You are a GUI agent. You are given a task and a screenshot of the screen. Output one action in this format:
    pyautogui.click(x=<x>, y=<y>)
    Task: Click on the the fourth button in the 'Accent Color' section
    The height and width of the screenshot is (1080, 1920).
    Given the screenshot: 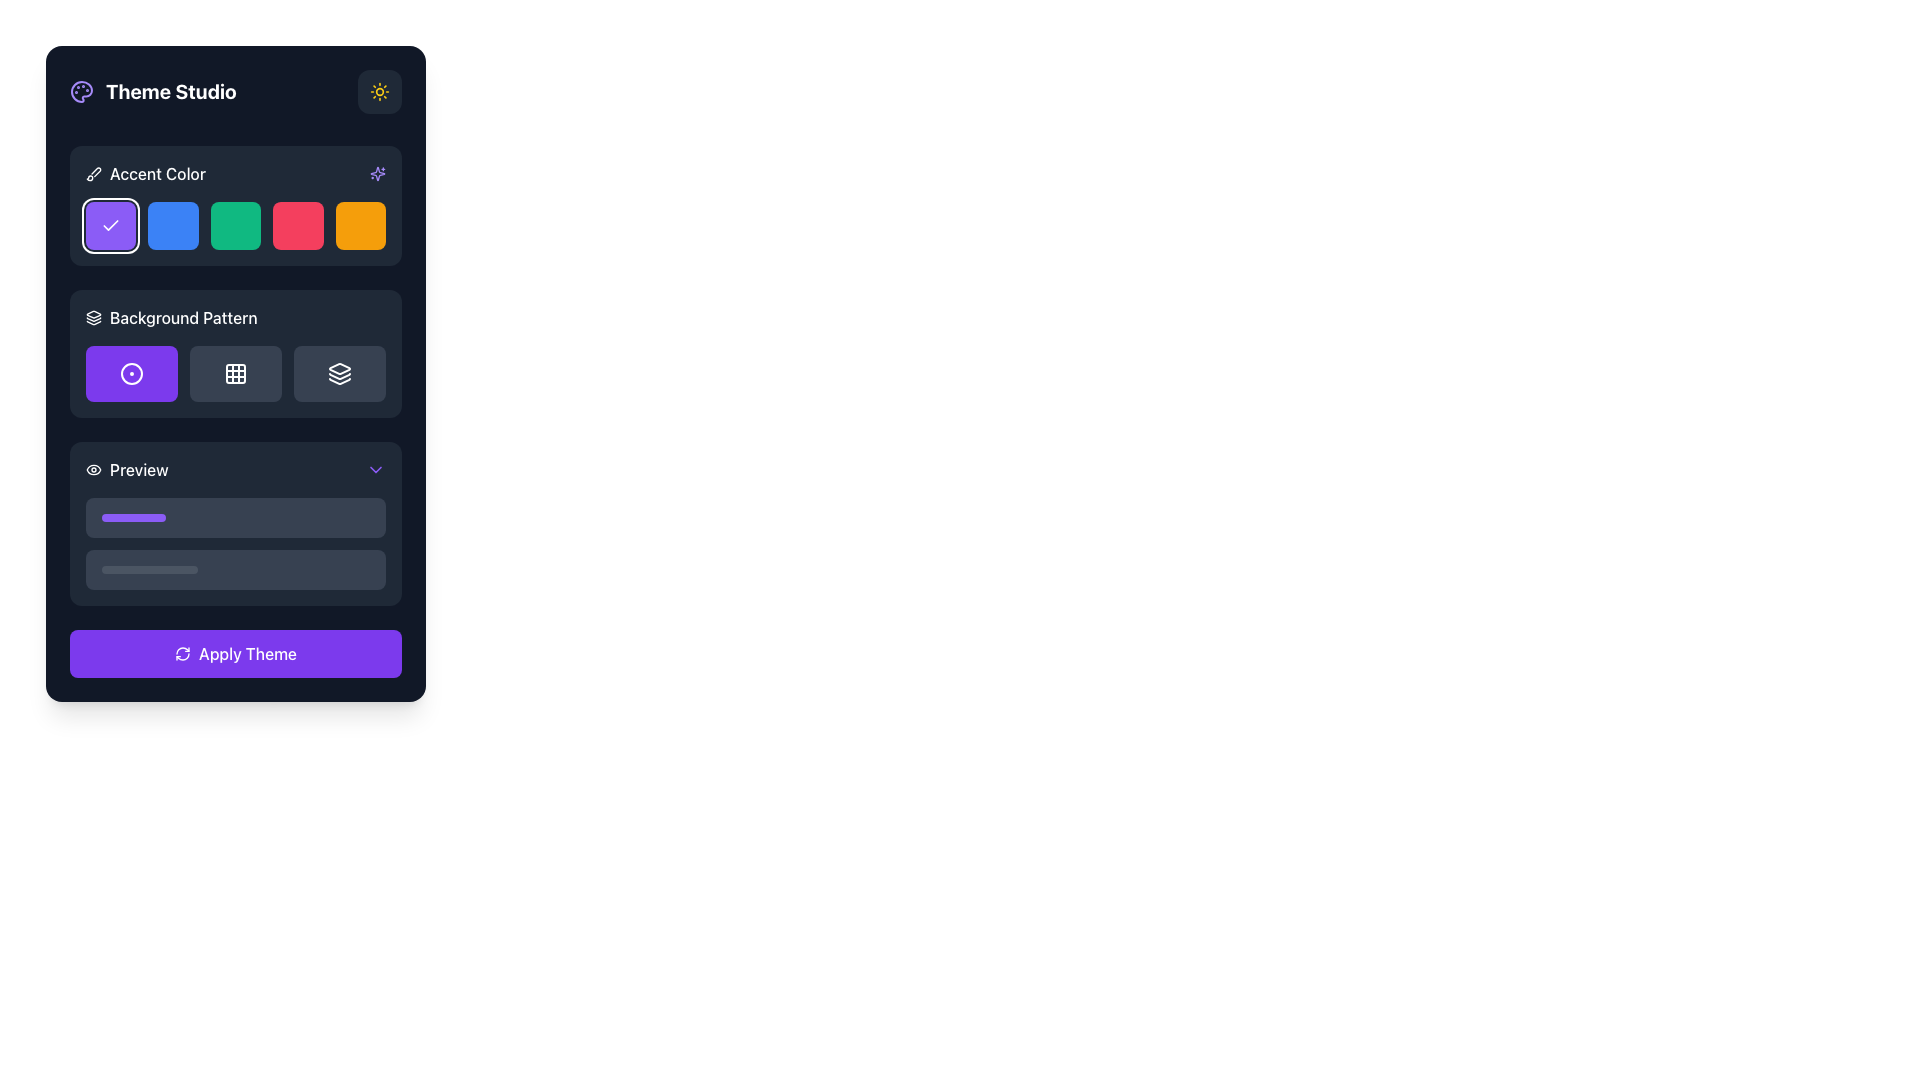 What is the action you would take?
    pyautogui.click(x=297, y=225)
    